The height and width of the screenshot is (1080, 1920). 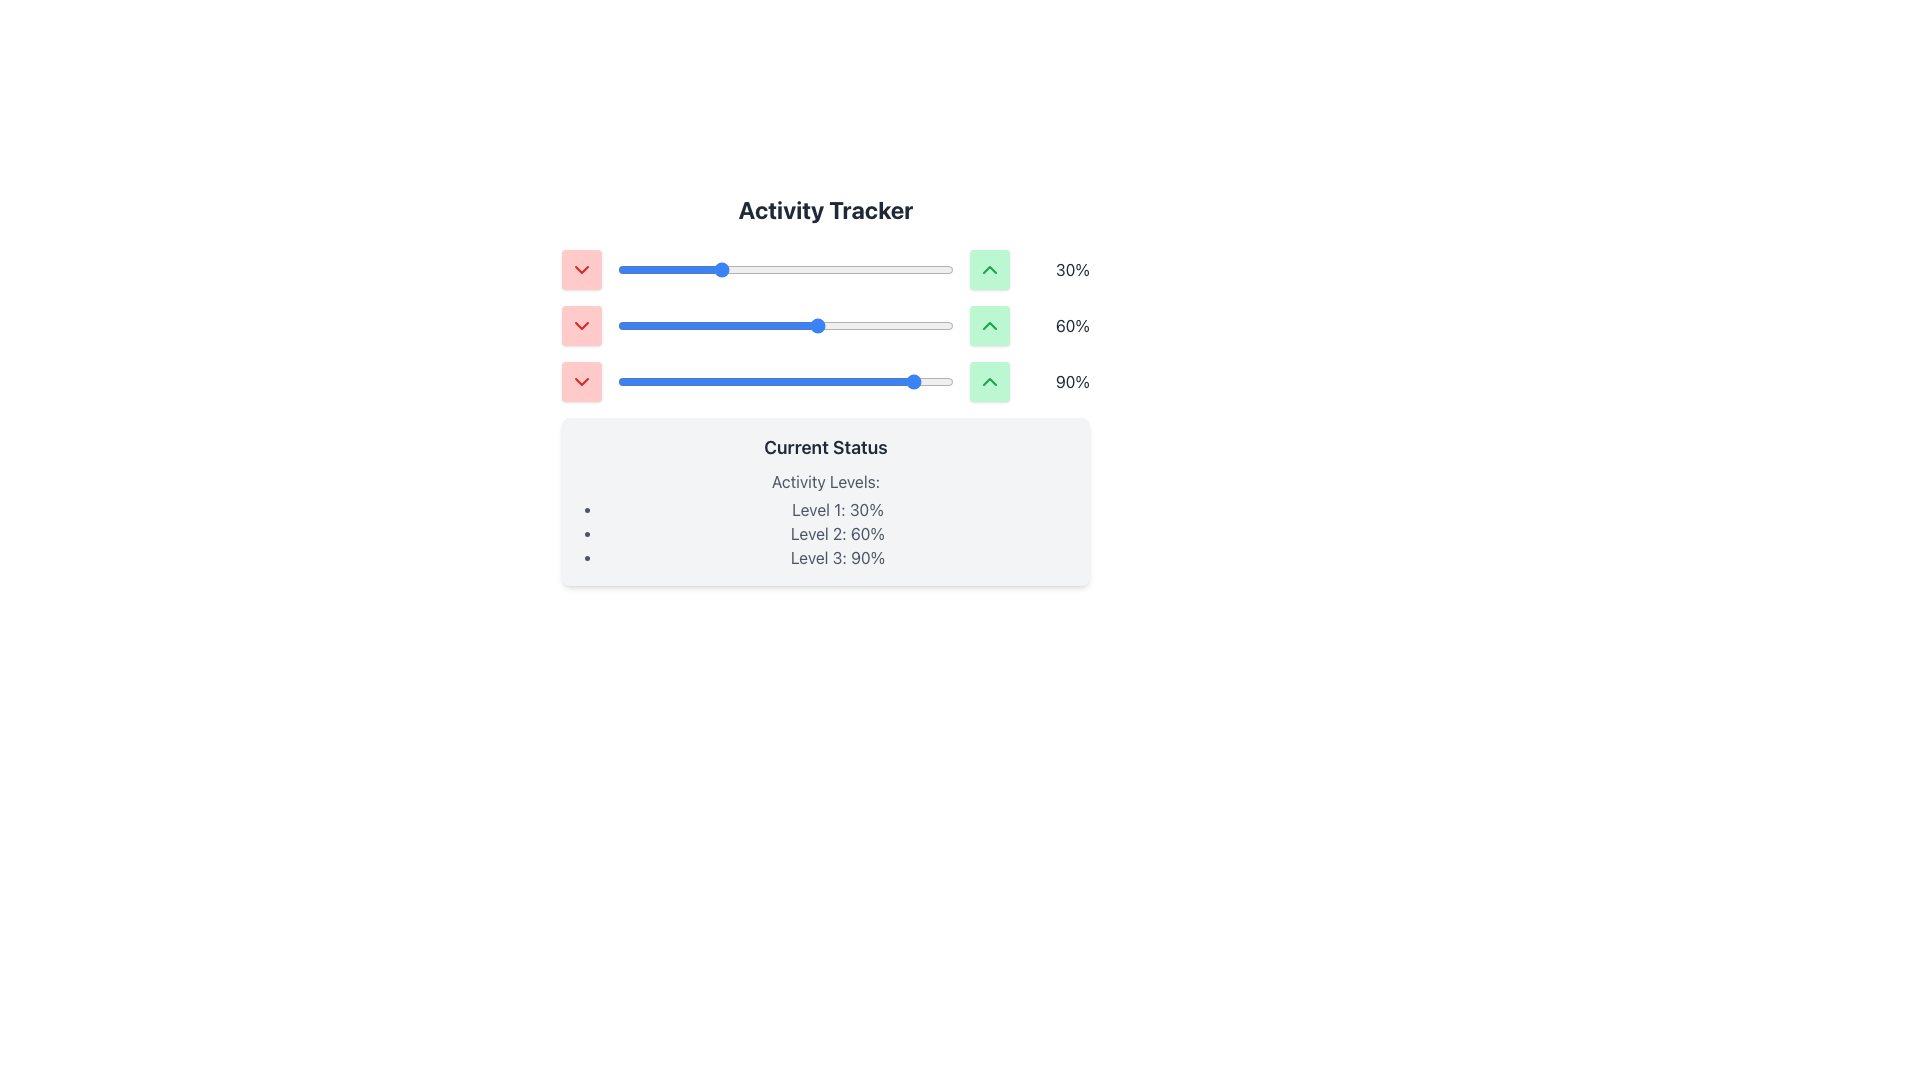 What do you see at coordinates (785, 270) in the screenshot?
I see `the blue knob of the range slider, which is positioned horizontally between a downward red button and an upward green button` at bounding box center [785, 270].